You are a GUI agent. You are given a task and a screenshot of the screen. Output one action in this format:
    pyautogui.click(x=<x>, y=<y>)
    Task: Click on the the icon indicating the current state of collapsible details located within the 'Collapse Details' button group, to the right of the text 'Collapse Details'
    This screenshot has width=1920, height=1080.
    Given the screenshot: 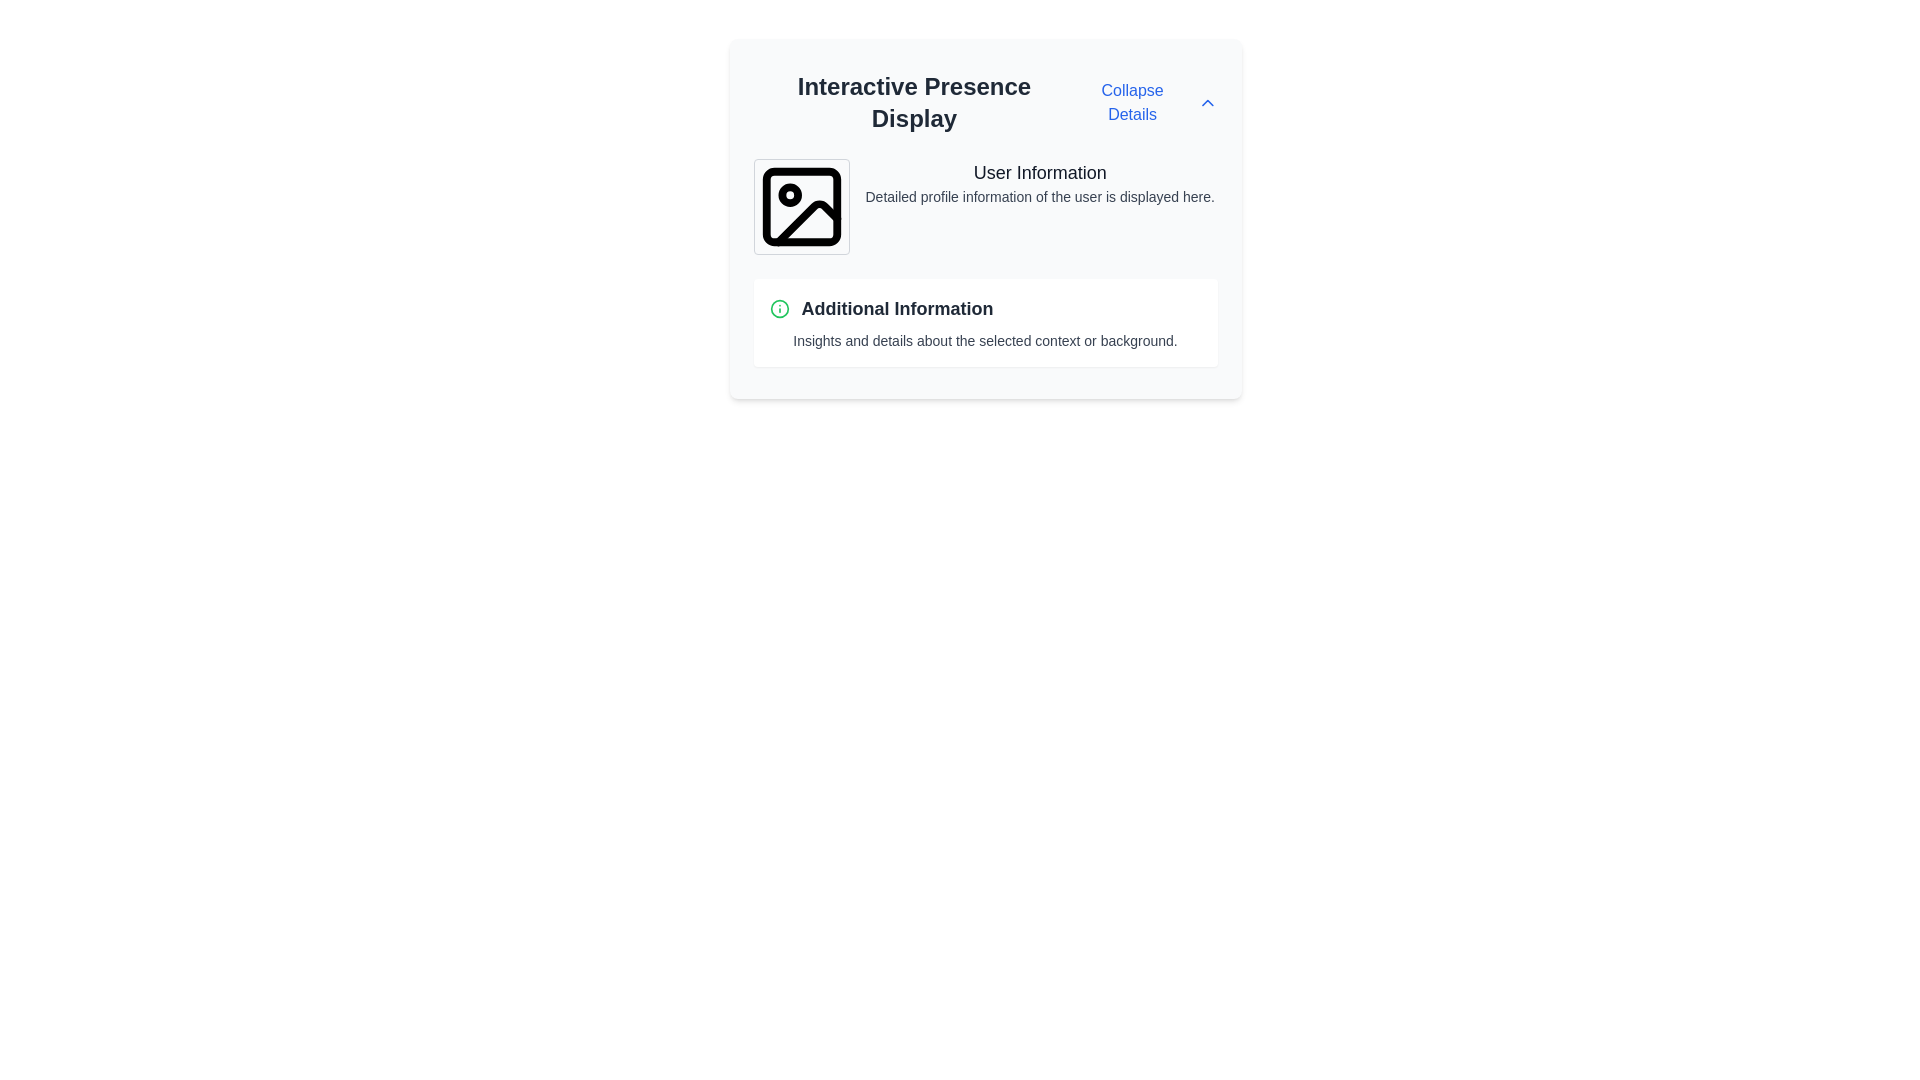 What is the action you would take?
    pyautogui.click(x=1206, y=103)
    